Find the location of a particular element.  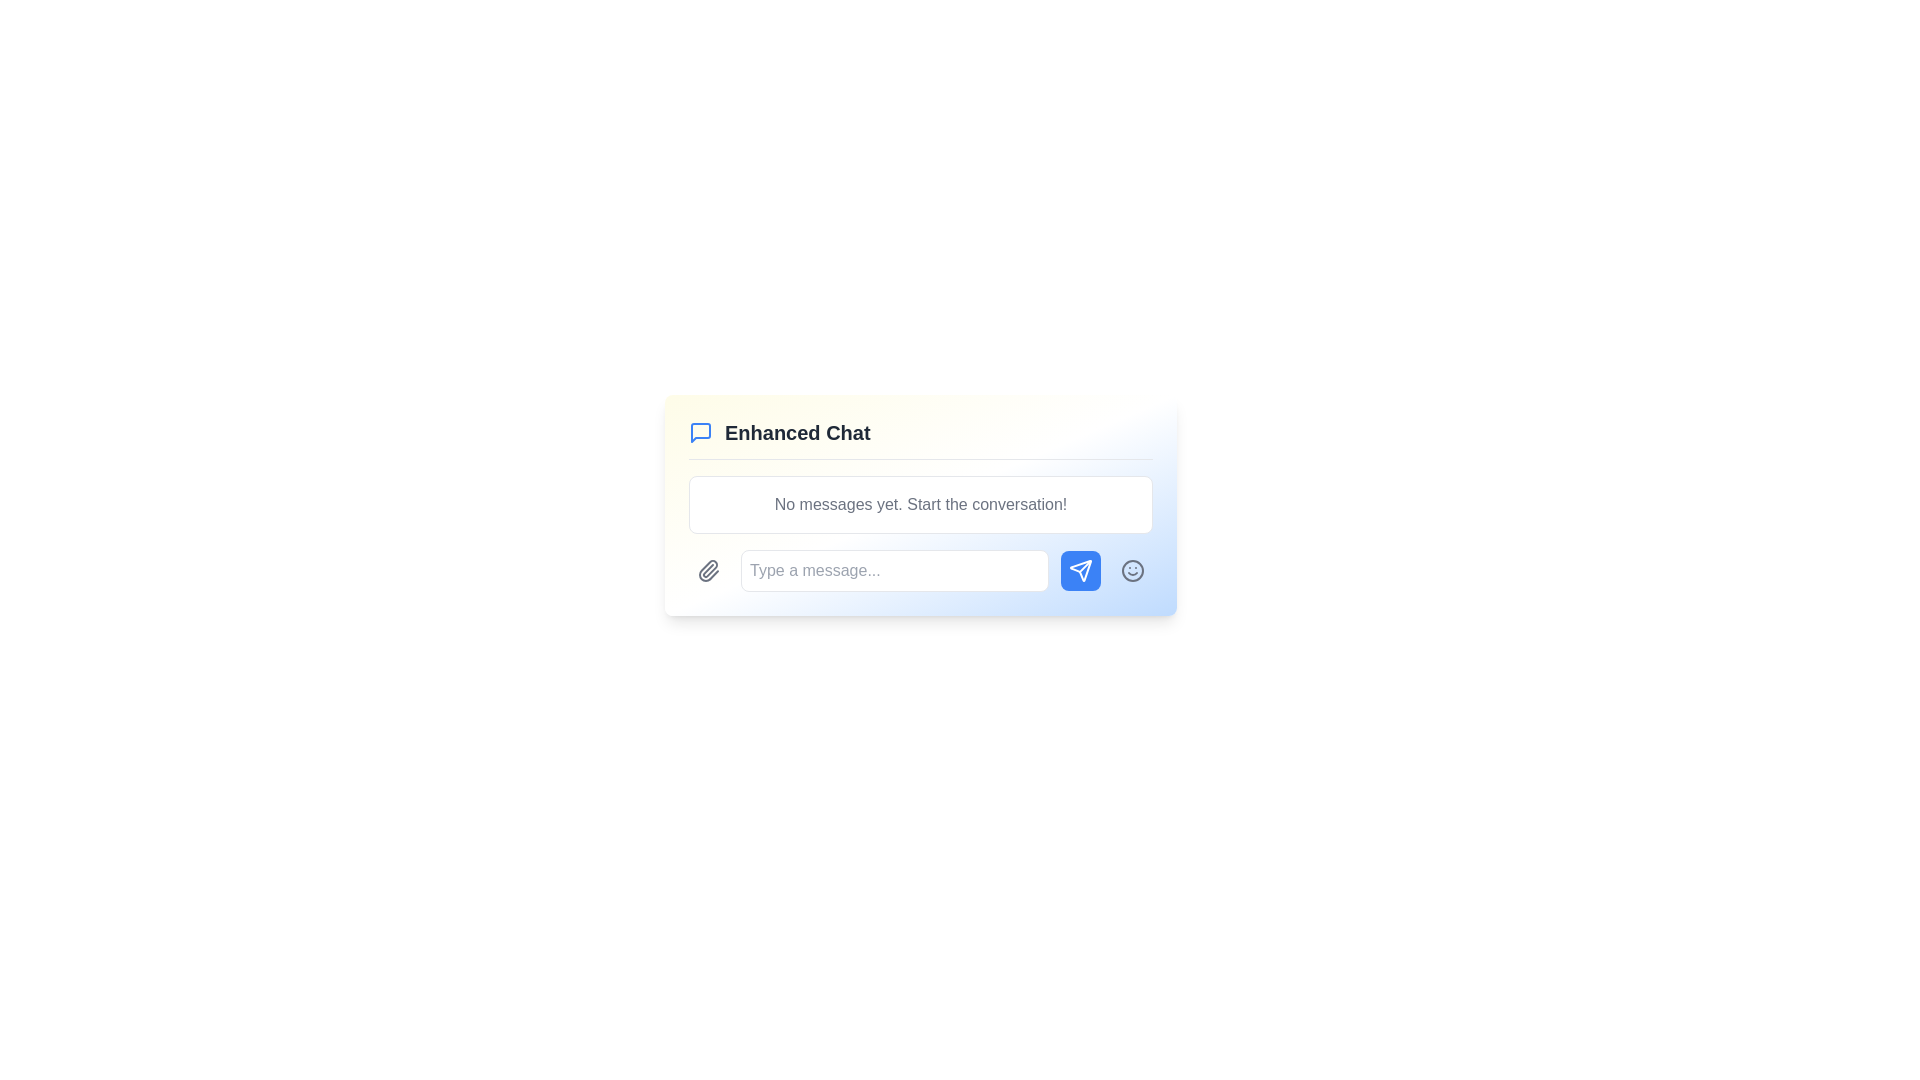

the circular smiley face icon with a gray stroke in the message input interface is located at coordinates (1132, 570).